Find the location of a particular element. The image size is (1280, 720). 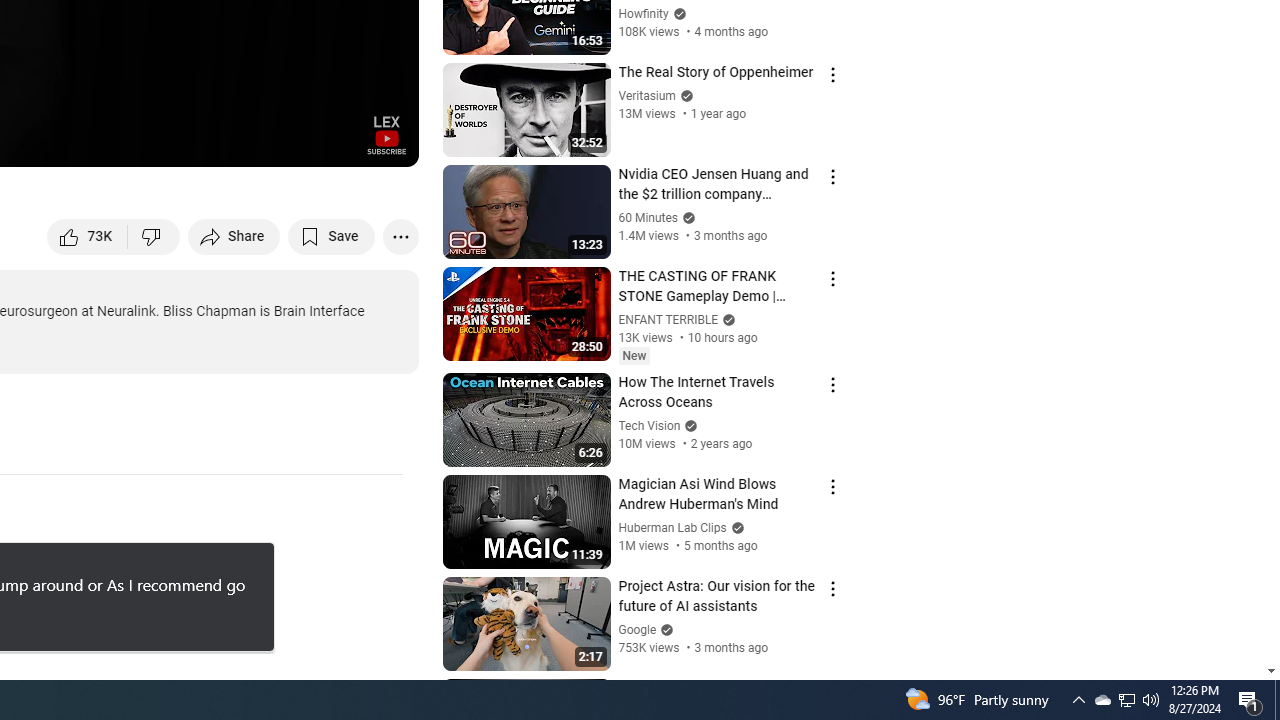

'Save to playlist' is located at coordinates (331, 235).